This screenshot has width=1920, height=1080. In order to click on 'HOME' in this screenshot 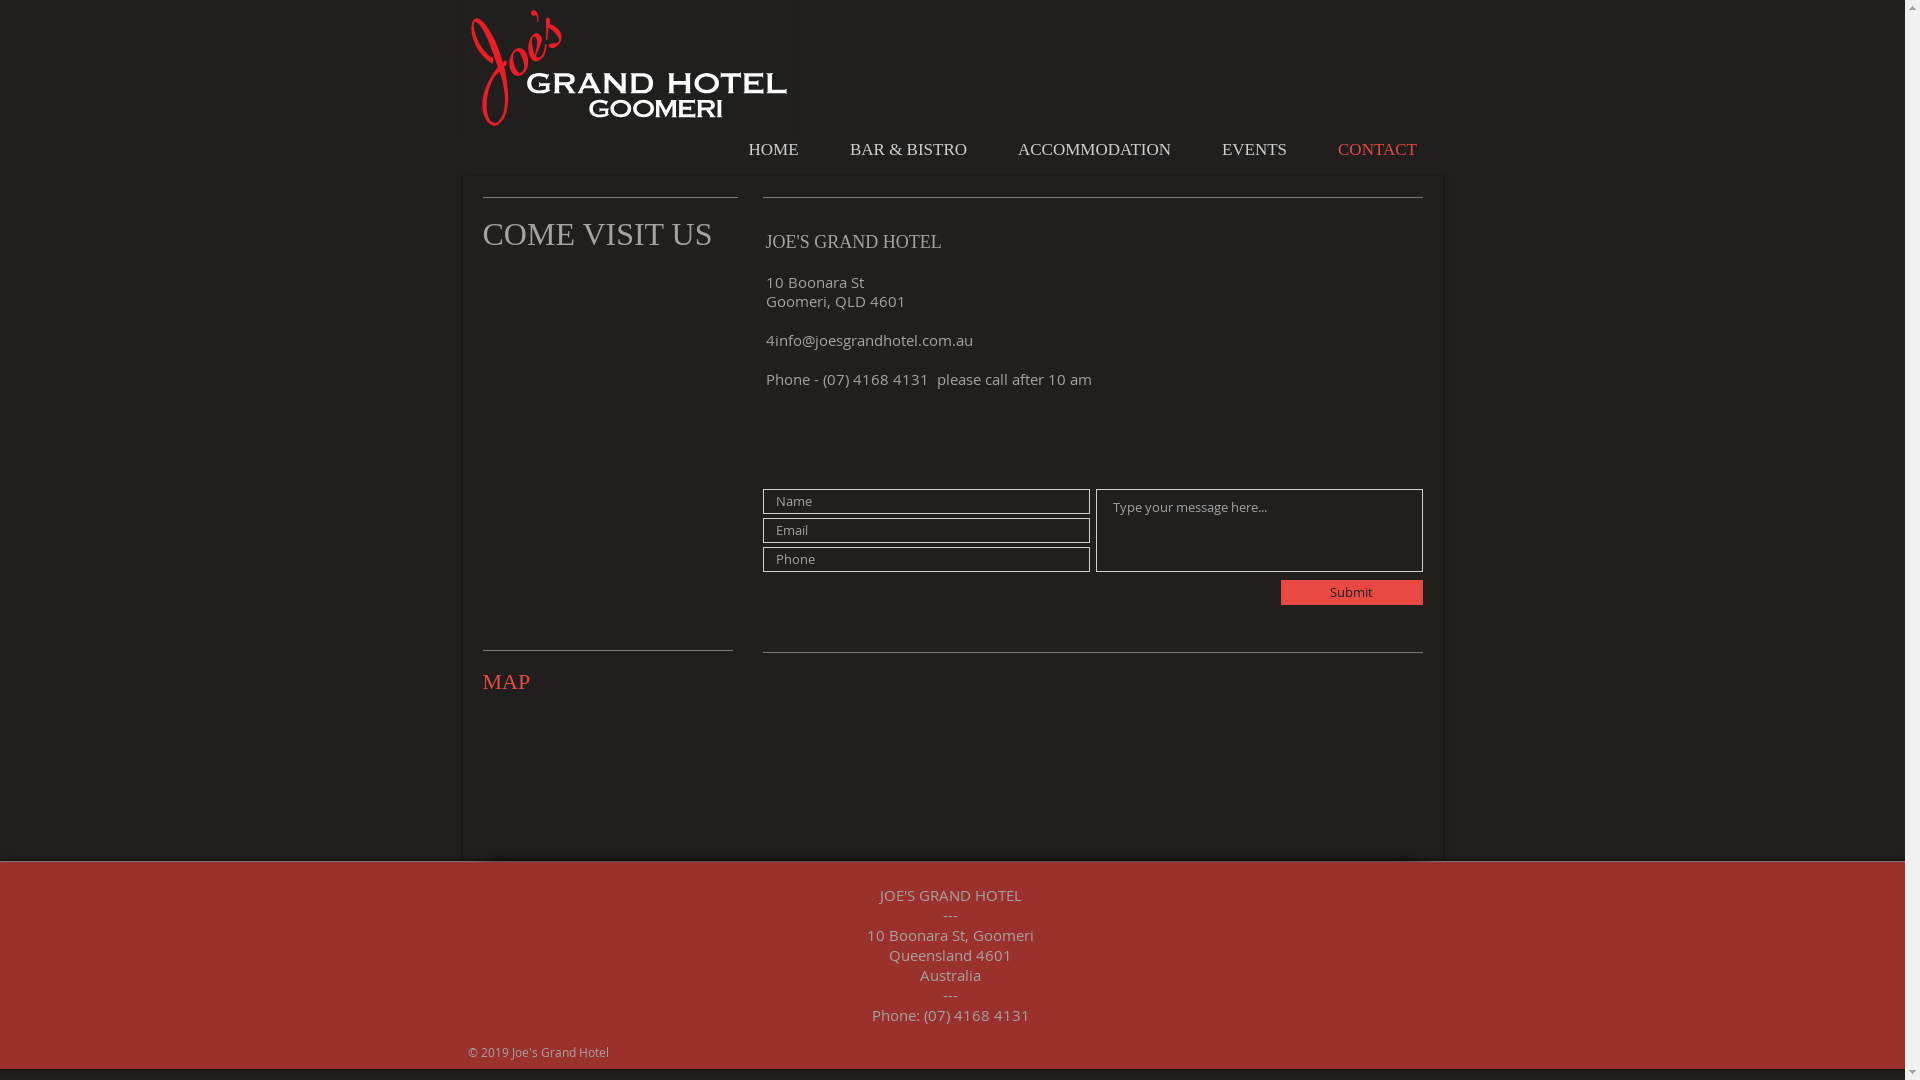, I will do `click(771, 149)`.